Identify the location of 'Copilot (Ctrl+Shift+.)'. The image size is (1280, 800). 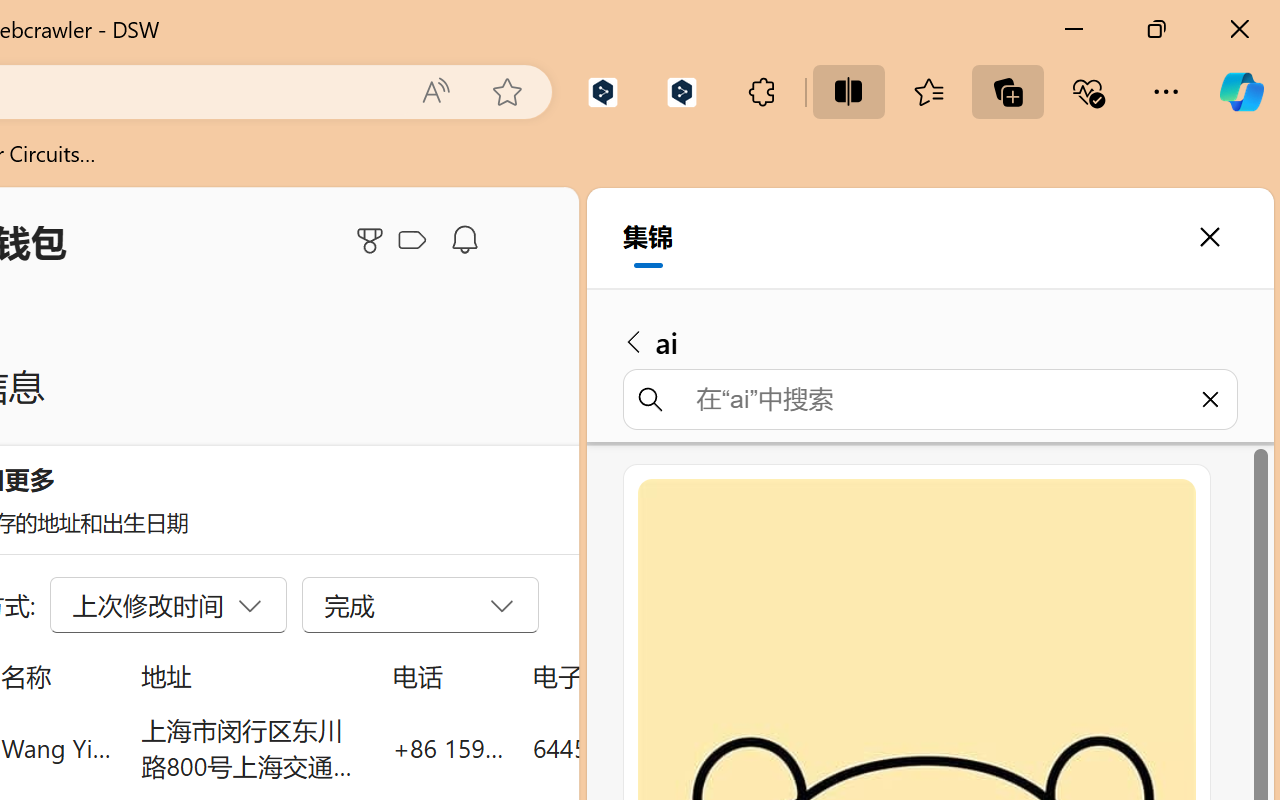
(1240, 91).